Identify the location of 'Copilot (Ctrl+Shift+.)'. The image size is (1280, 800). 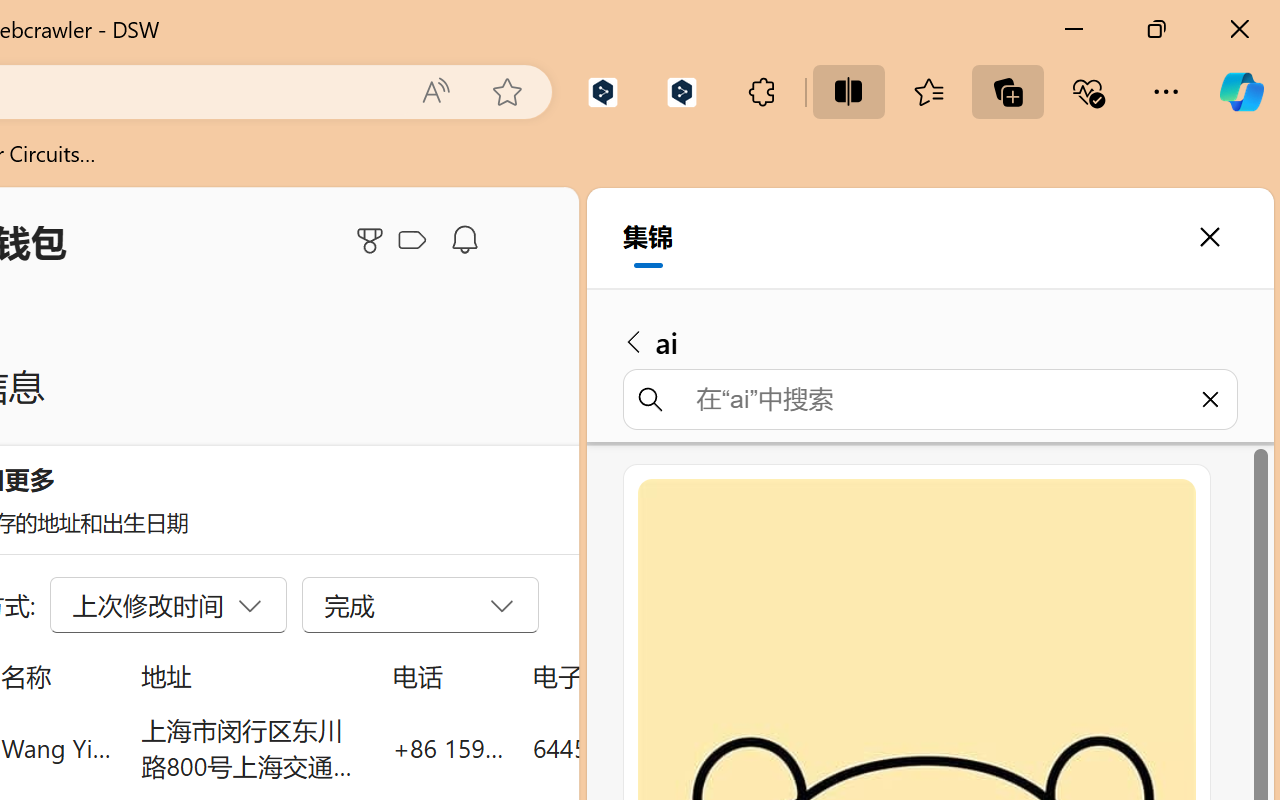
(1240, 91).